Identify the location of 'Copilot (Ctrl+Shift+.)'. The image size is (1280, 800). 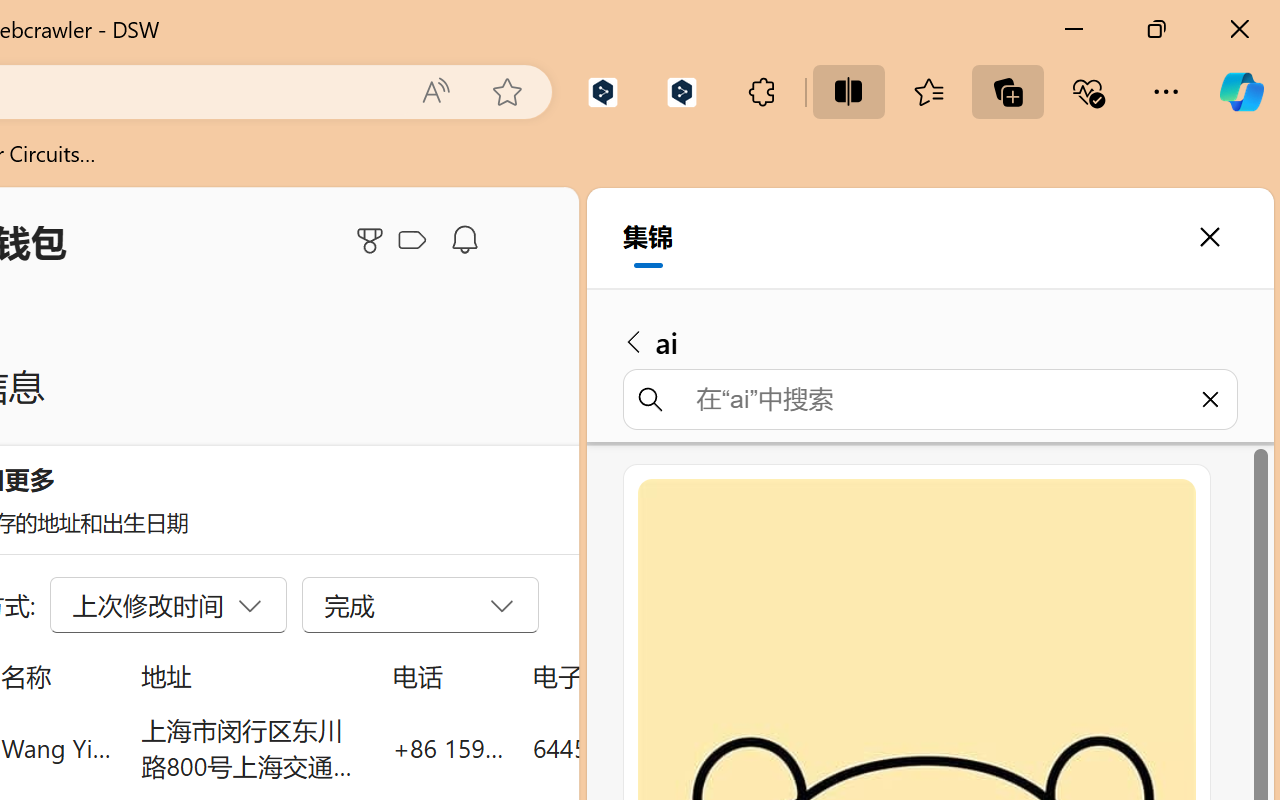
(1240, 91).